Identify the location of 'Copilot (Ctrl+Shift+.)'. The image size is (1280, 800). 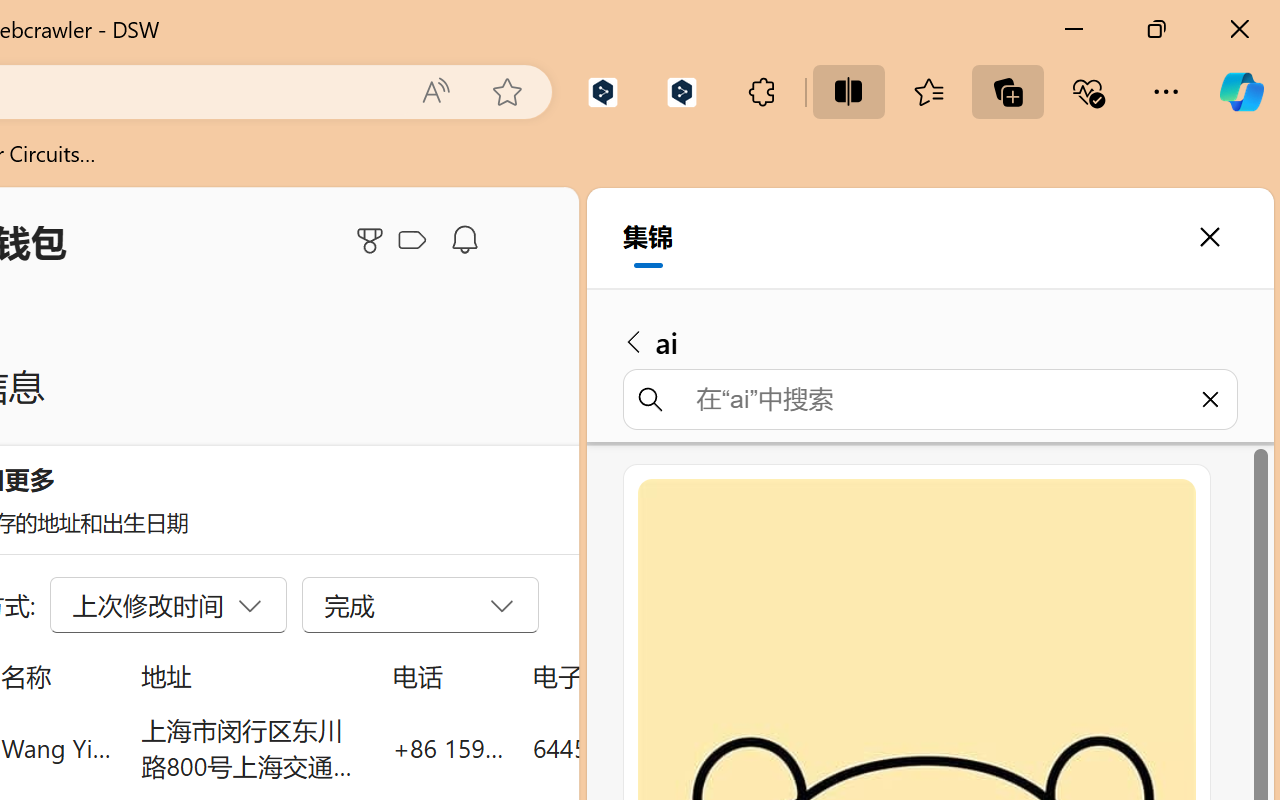
(1240, 91).